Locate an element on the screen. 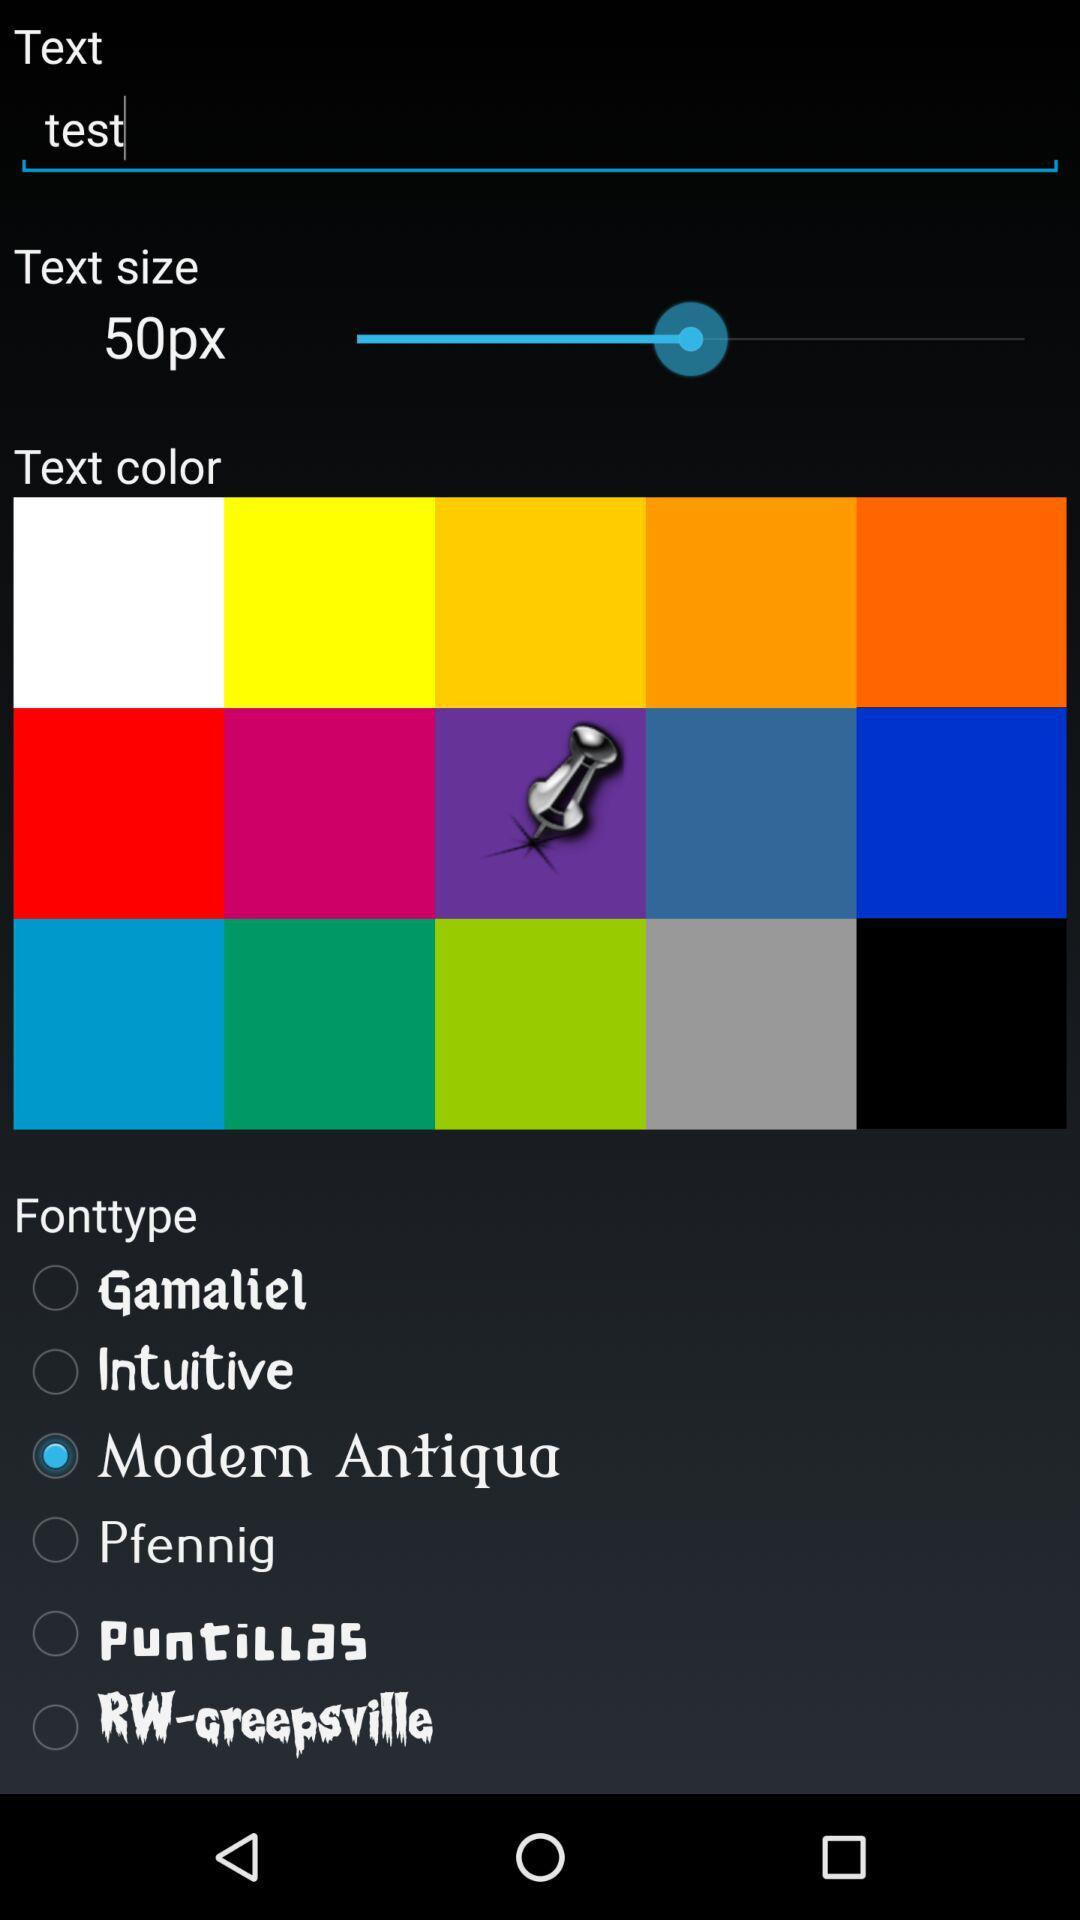 The width and height of the screenshot is (1080, 1920). change text color to green is located at coordinates (540, 1024).